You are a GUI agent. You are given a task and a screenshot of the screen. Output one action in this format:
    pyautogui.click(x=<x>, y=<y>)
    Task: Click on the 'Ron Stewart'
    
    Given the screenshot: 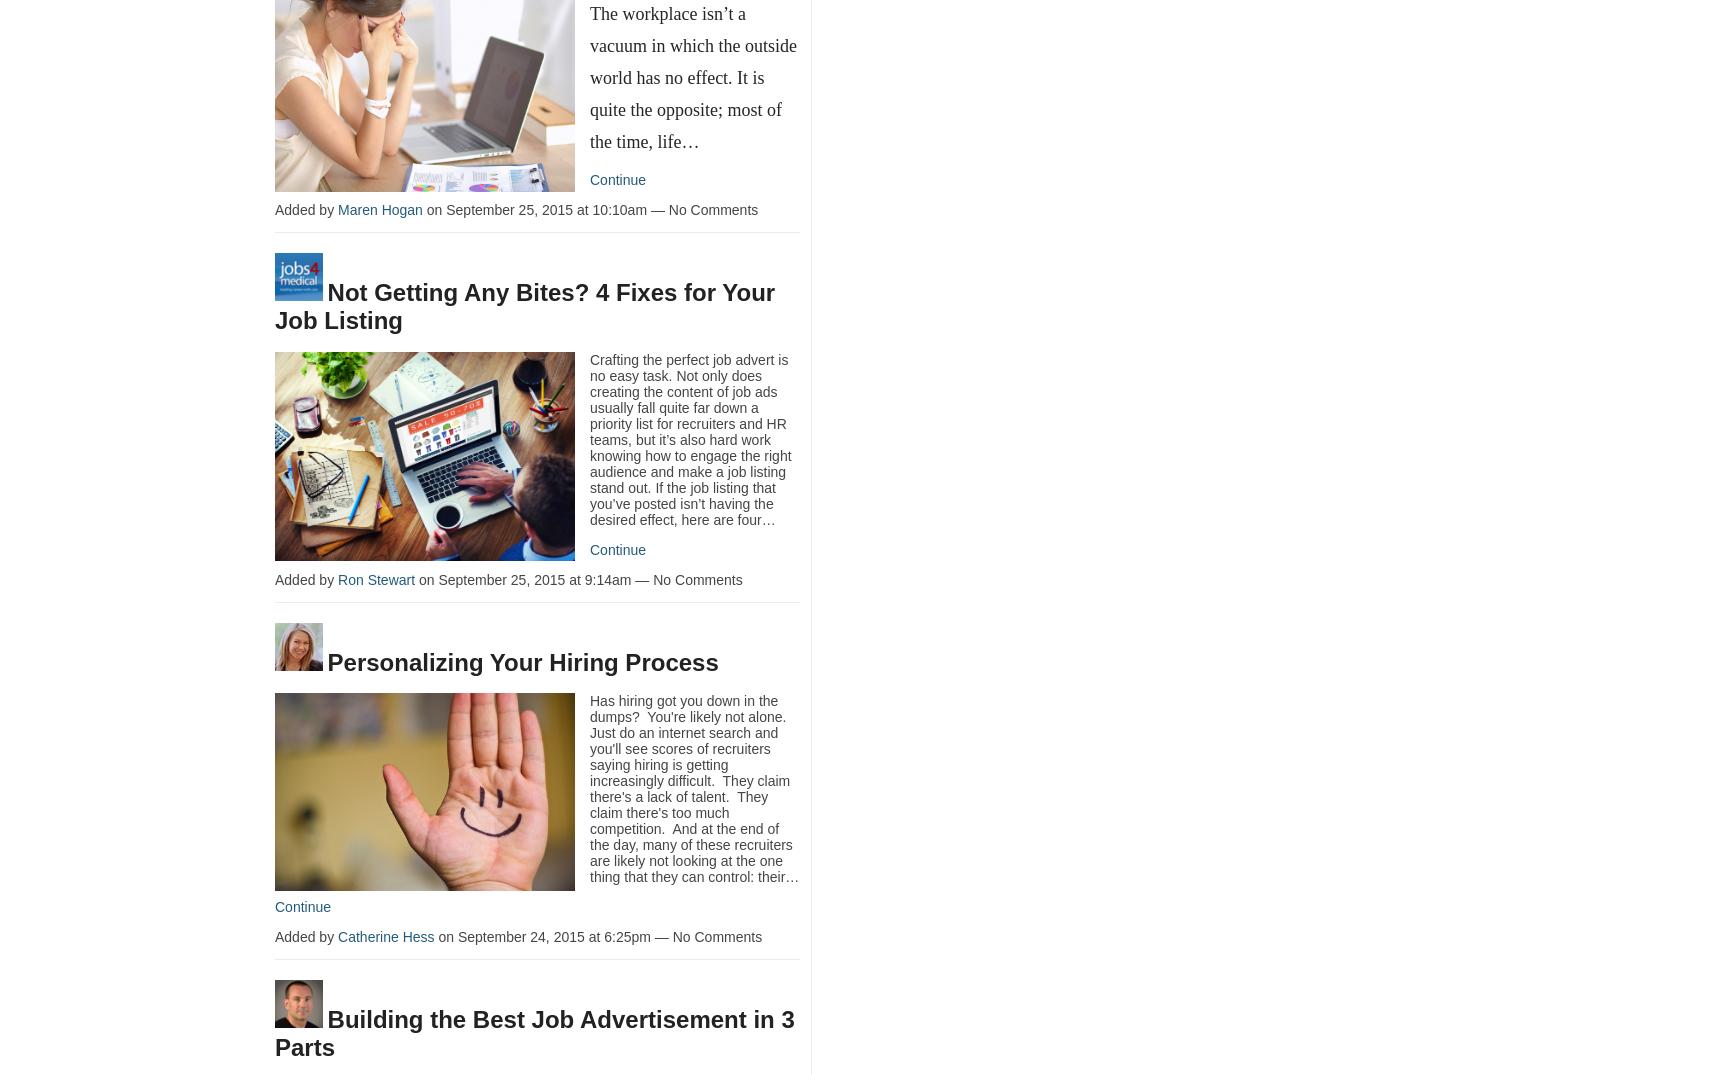 What is the action you would take?
    pyautogui.click(x=337, y=578)
    